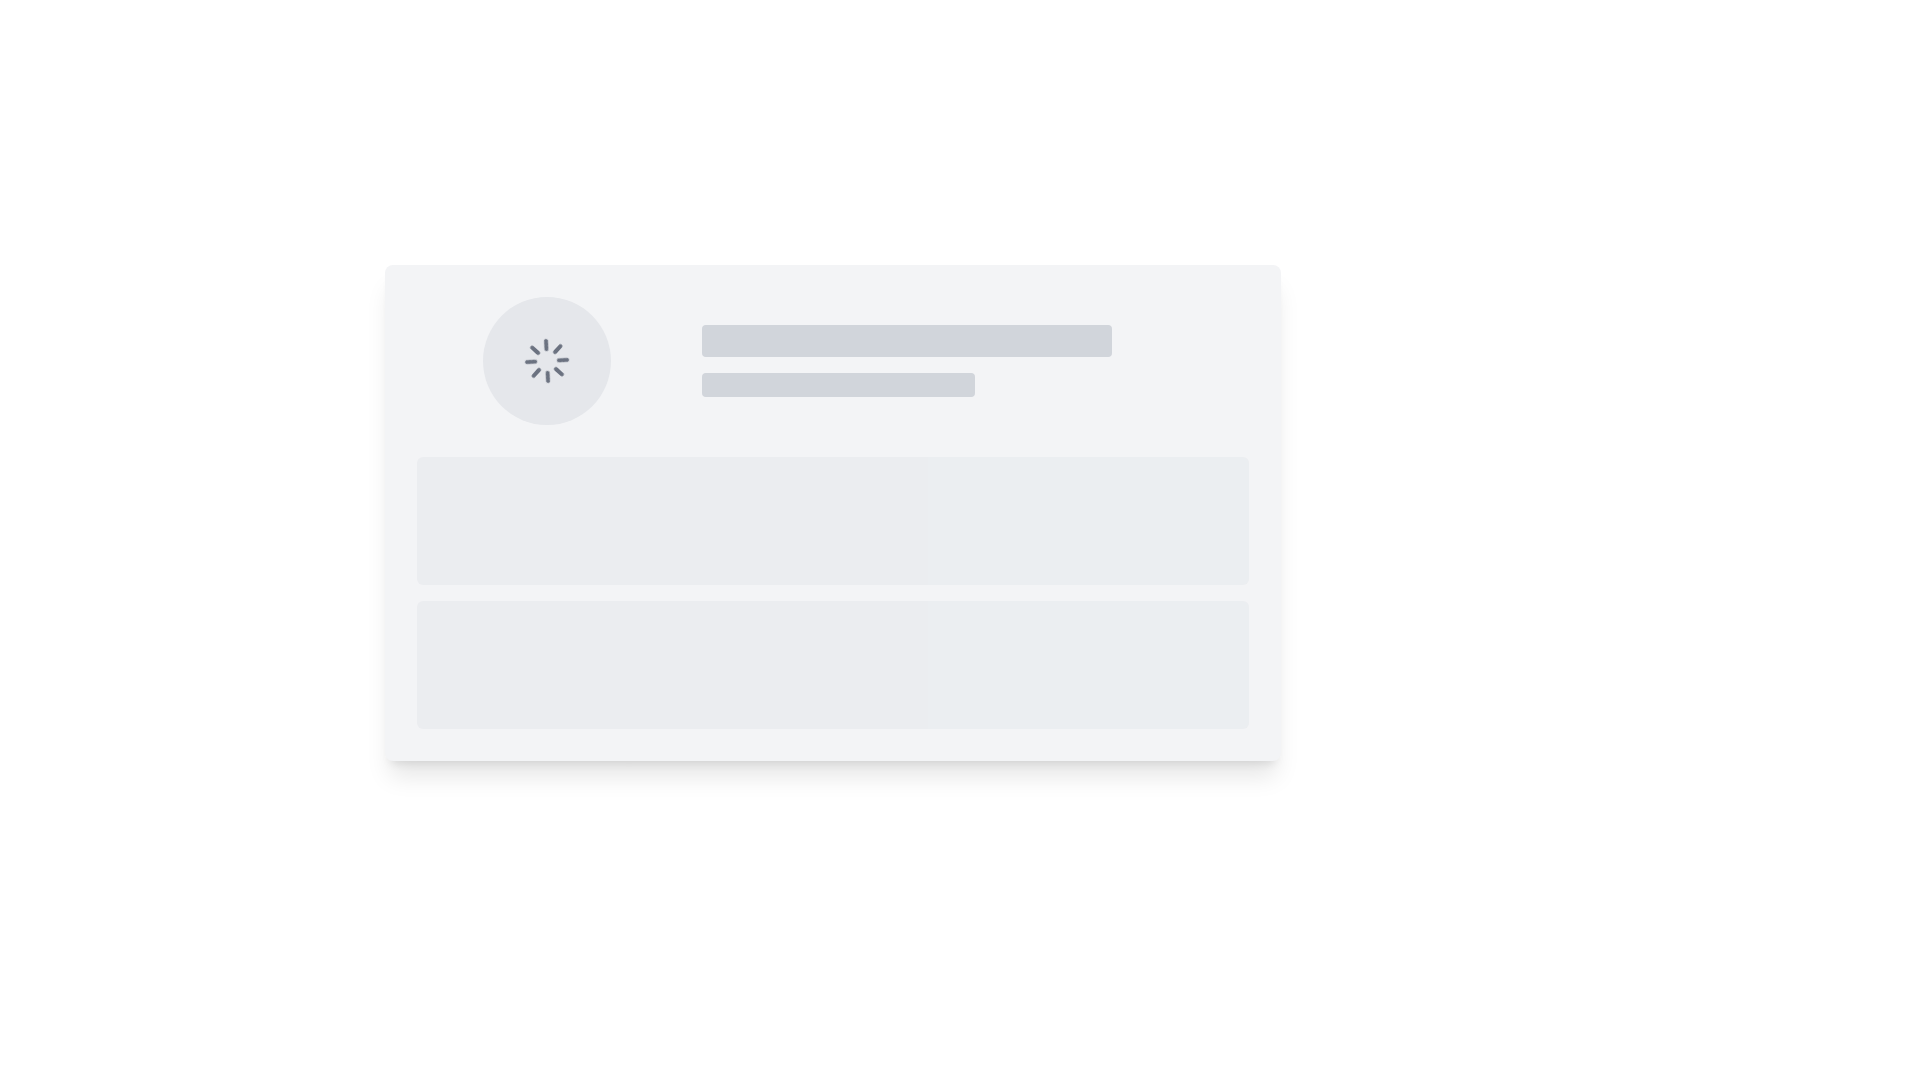 Image resolution: width=1920 pixels, height=1080 pixels. What do you see at coordinates (547, 361) in the screenshot?
I see `the animated loading indicator, which is a circular spinner icon with a gray color palette, located in the top-left section of the interface` at bounding box center [547, 361].